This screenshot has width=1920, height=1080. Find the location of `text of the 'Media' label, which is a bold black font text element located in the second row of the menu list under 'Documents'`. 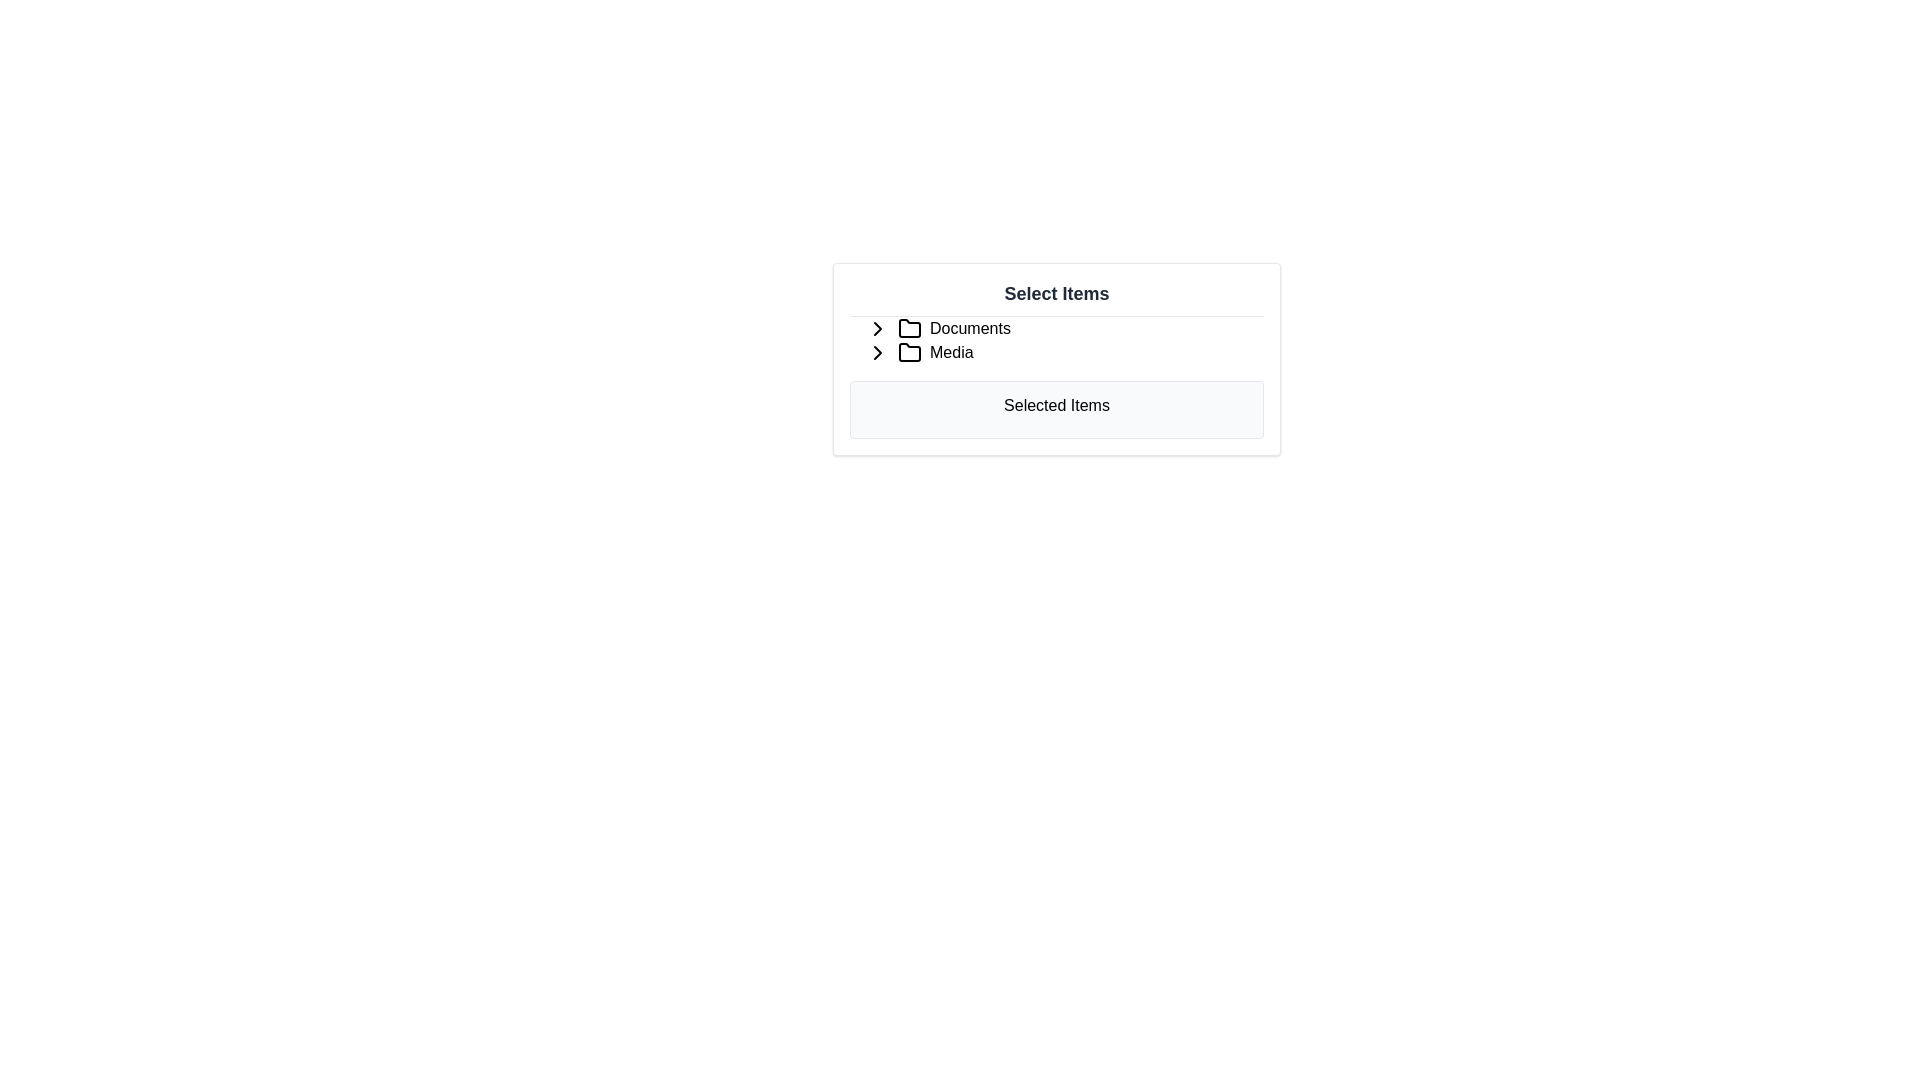

text of the 'Media' label, which is a bold black font text element located in the second row of the menu list under 'Documents' is located at coordinates (950, 352).